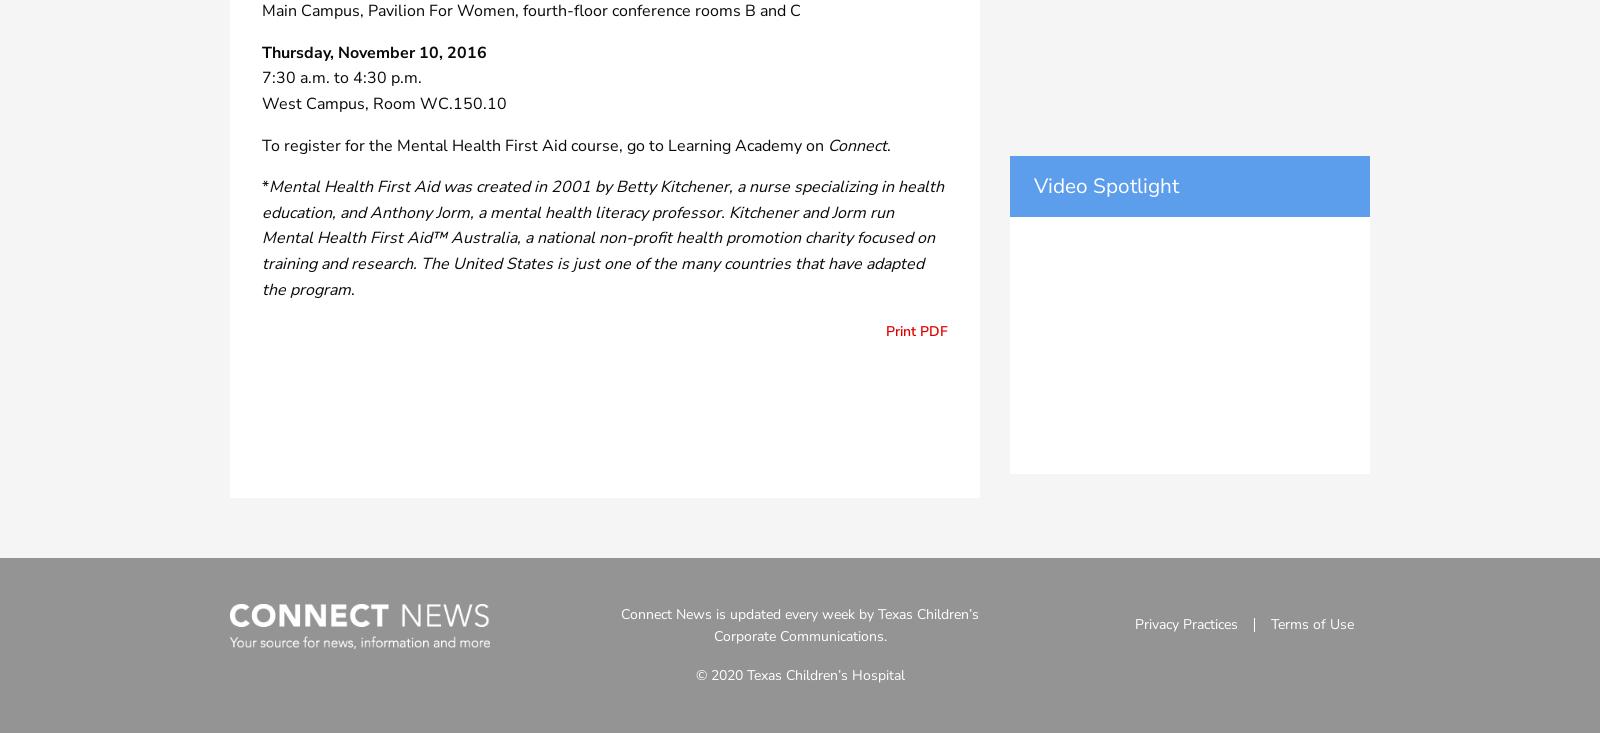  What do you see at coordinates (530, 9) in the screenshot?
I see `'Main Campus, Pavilion For Women, fourth-floor conference rooms B and C'` at bounding box center [530, 9].